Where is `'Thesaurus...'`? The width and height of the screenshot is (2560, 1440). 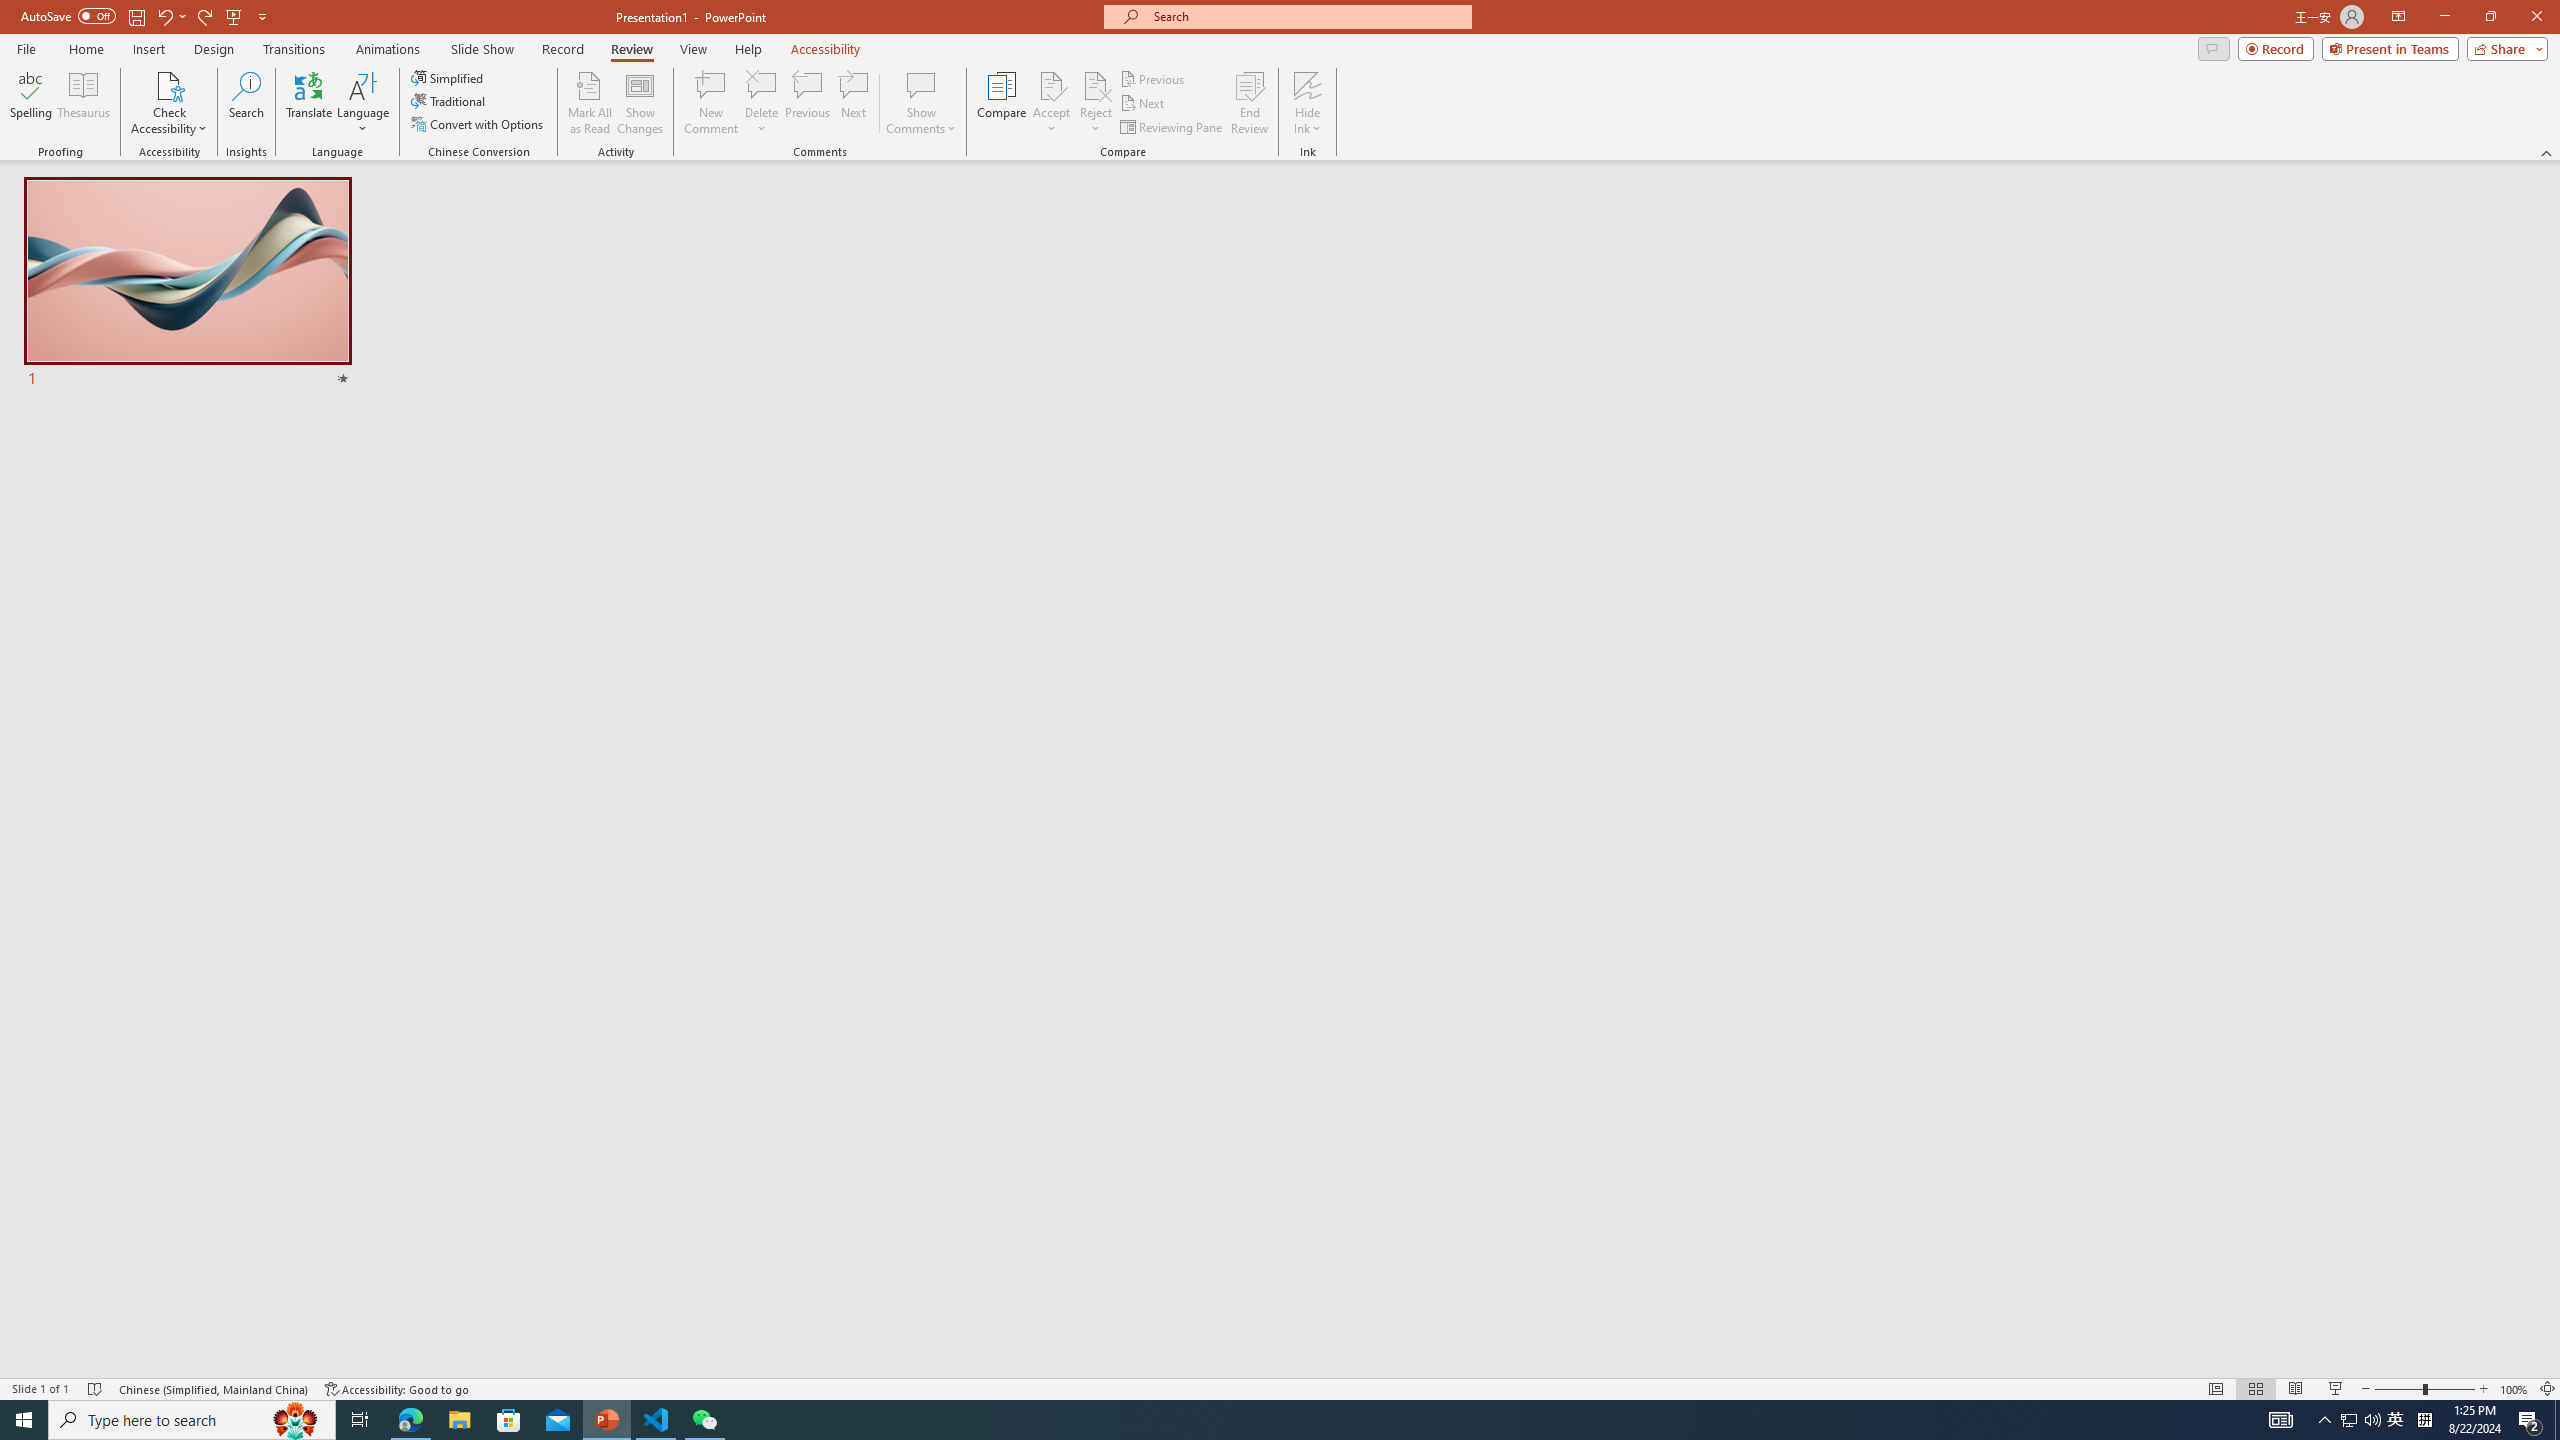
'Thesaurus...' is located at coordinates (82, 103).